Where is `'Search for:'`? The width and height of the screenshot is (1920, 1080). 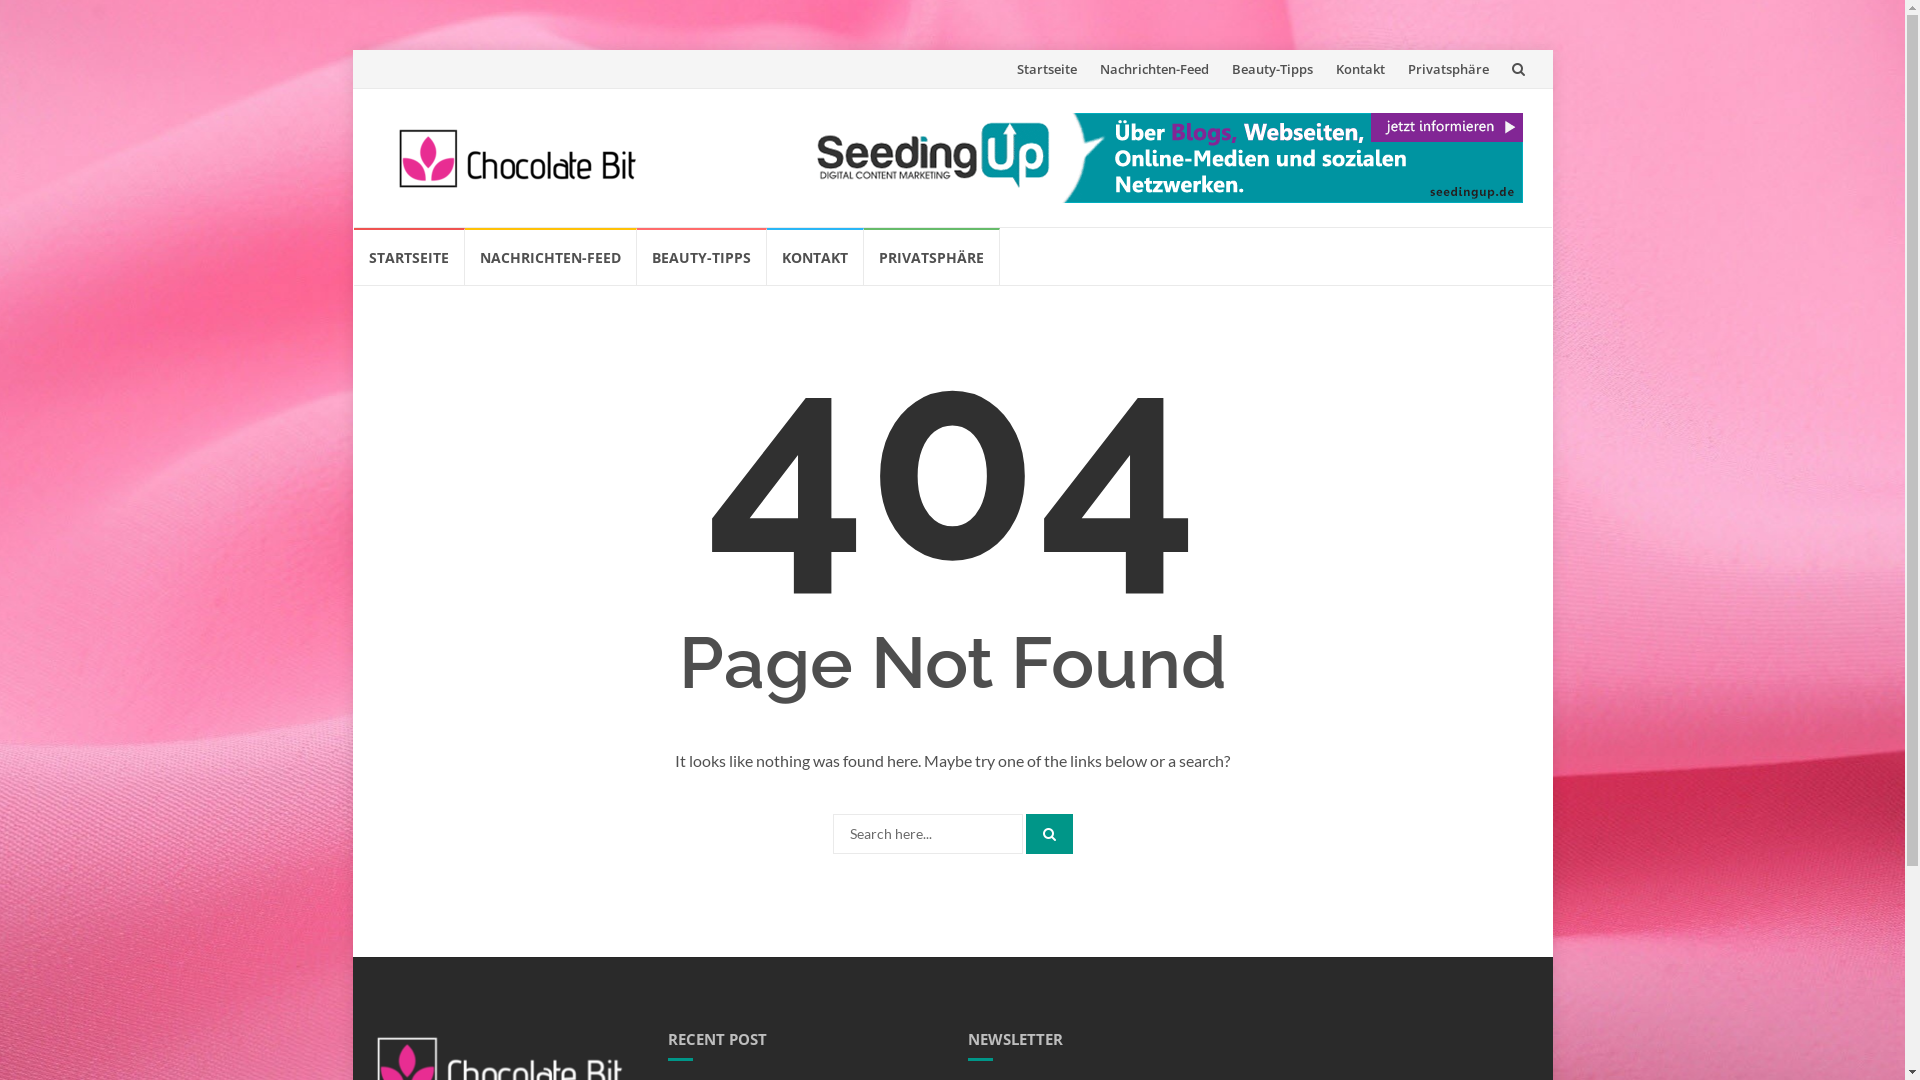 'Search for:' is located at coordinates (831, 833).